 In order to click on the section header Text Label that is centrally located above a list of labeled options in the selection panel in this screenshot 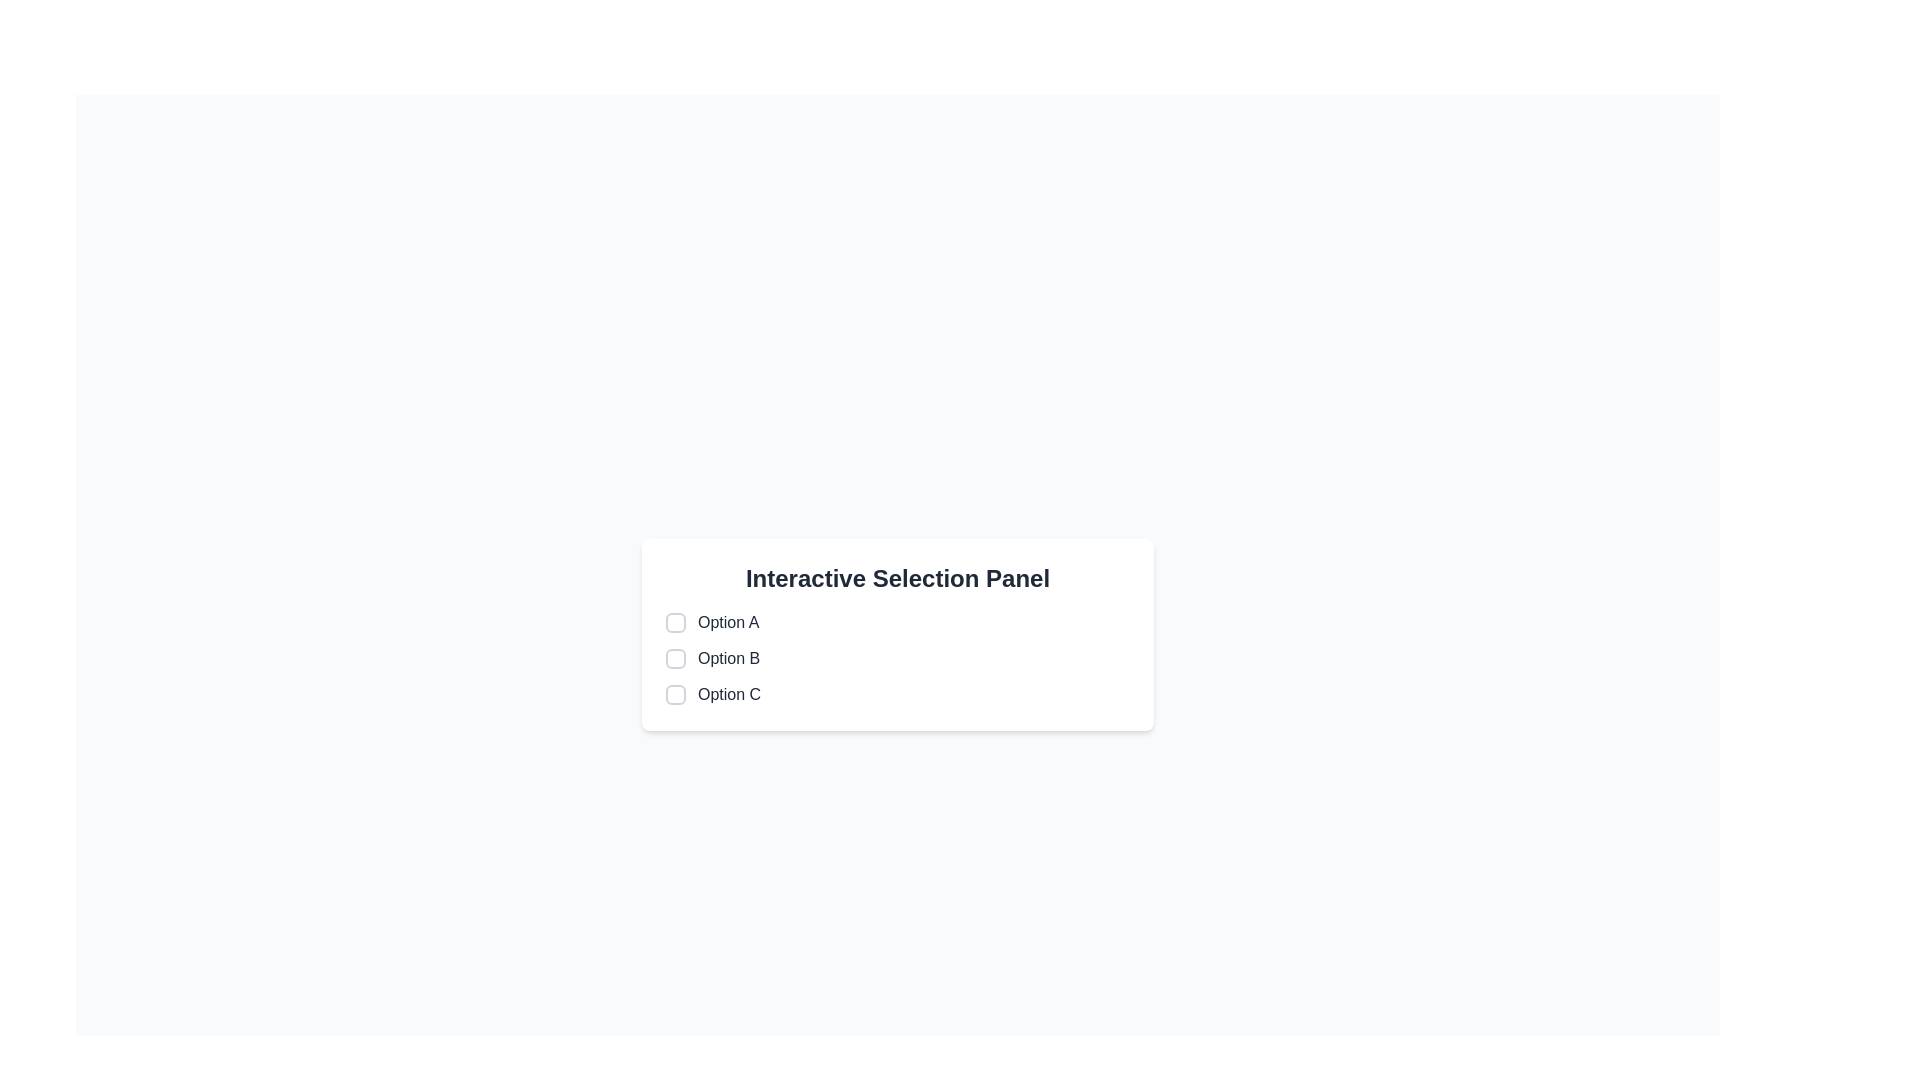, I will do `click(896, 578)`.